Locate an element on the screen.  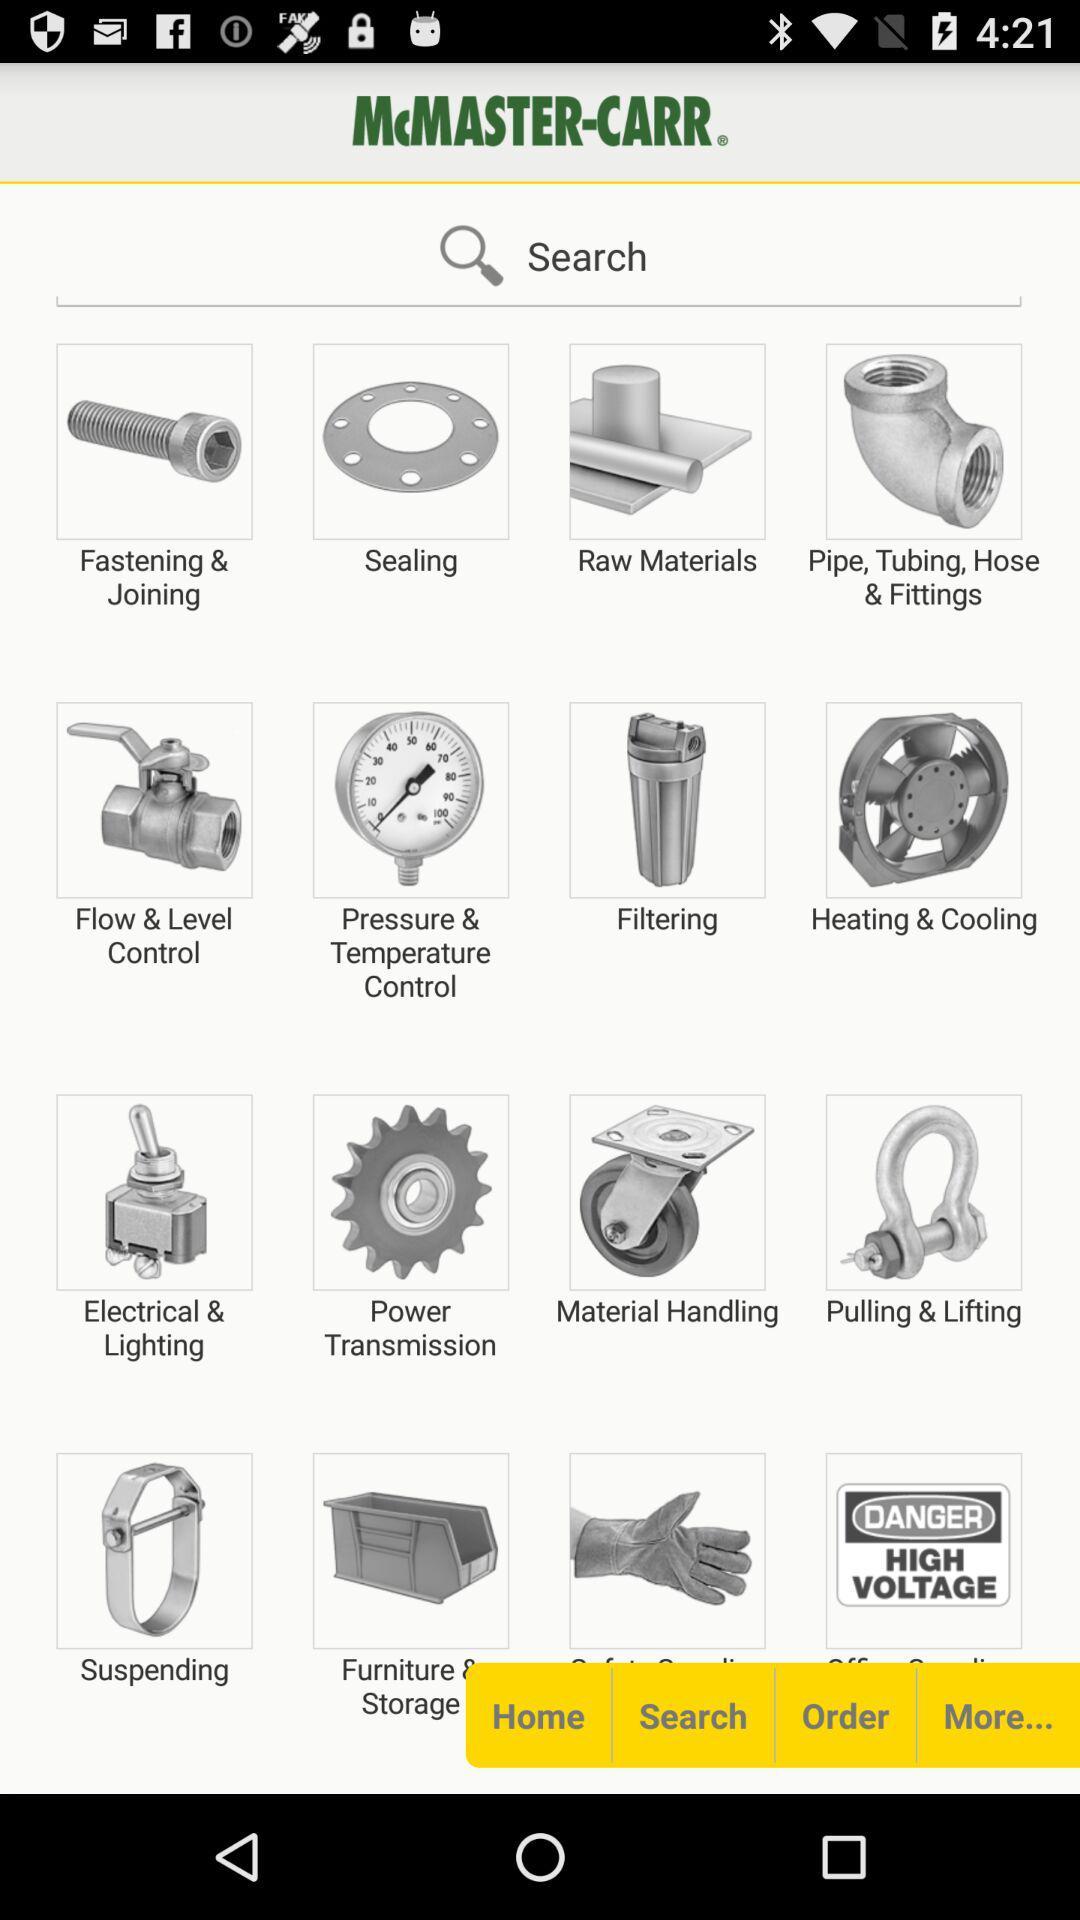
the more... icon is located at coordinates (998, 1714).